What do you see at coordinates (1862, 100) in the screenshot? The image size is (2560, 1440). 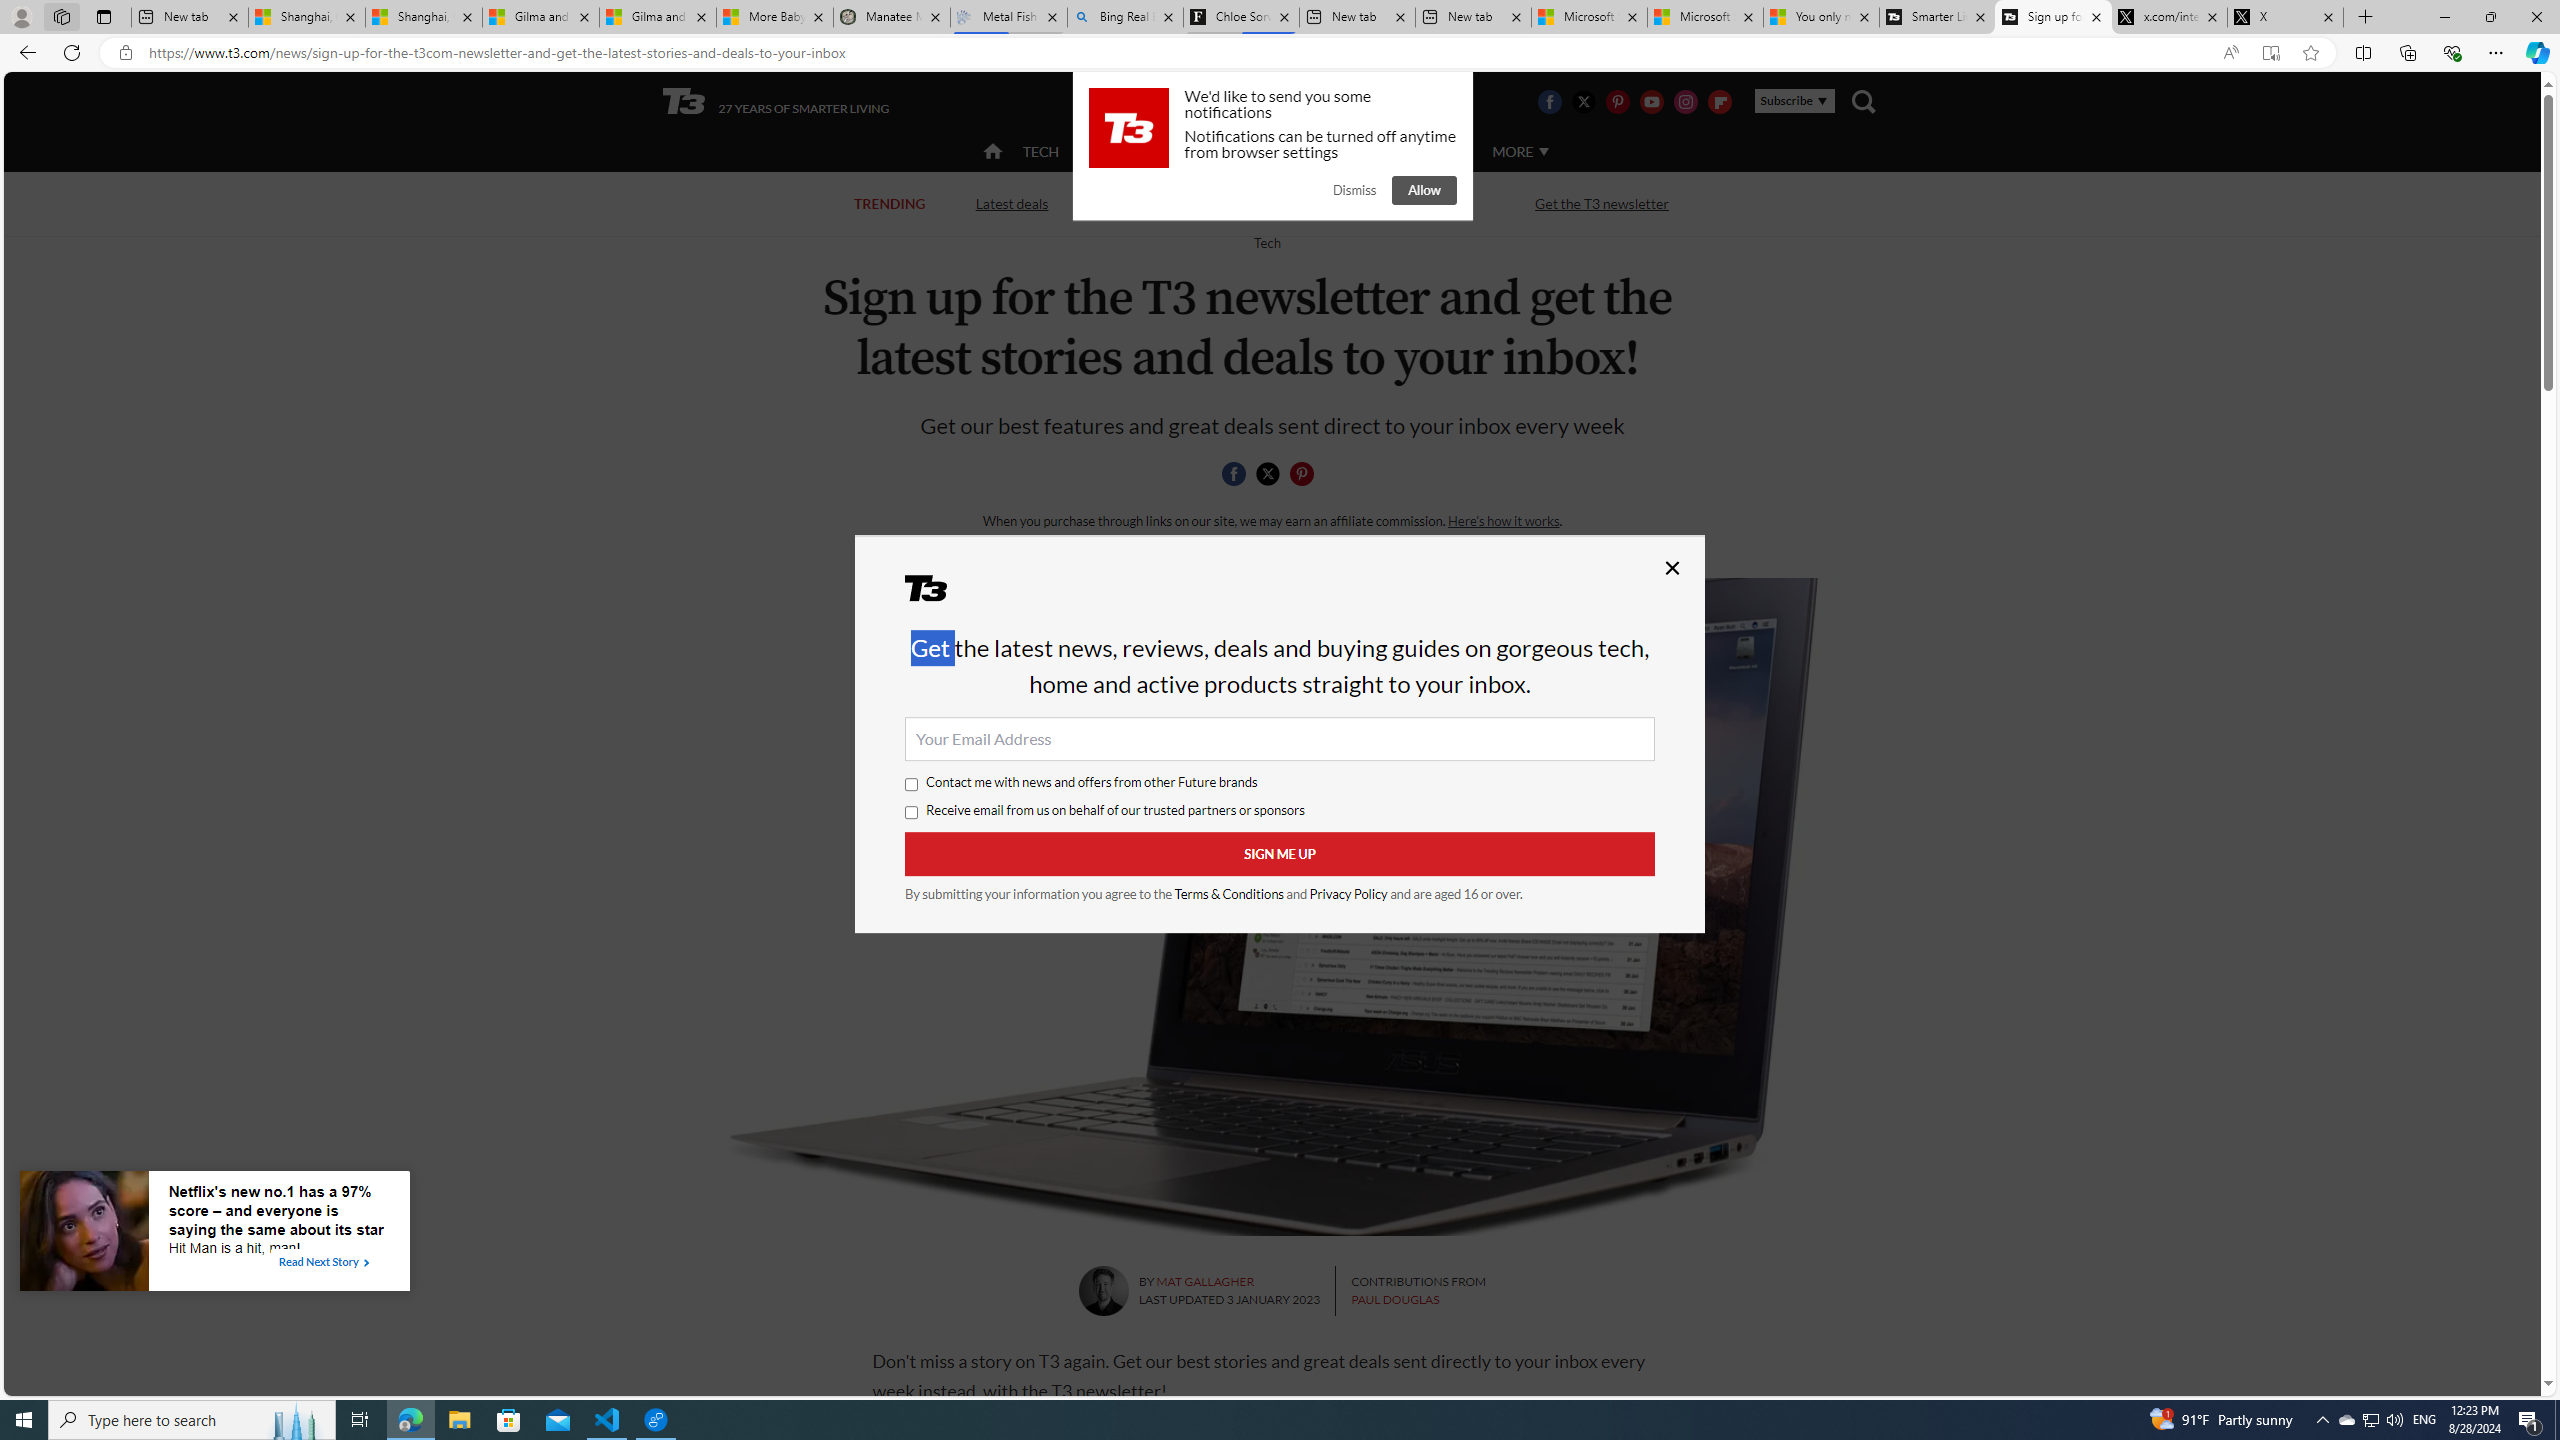 I see `'Class: navigation__search'` at bounding box center [1862, 100].